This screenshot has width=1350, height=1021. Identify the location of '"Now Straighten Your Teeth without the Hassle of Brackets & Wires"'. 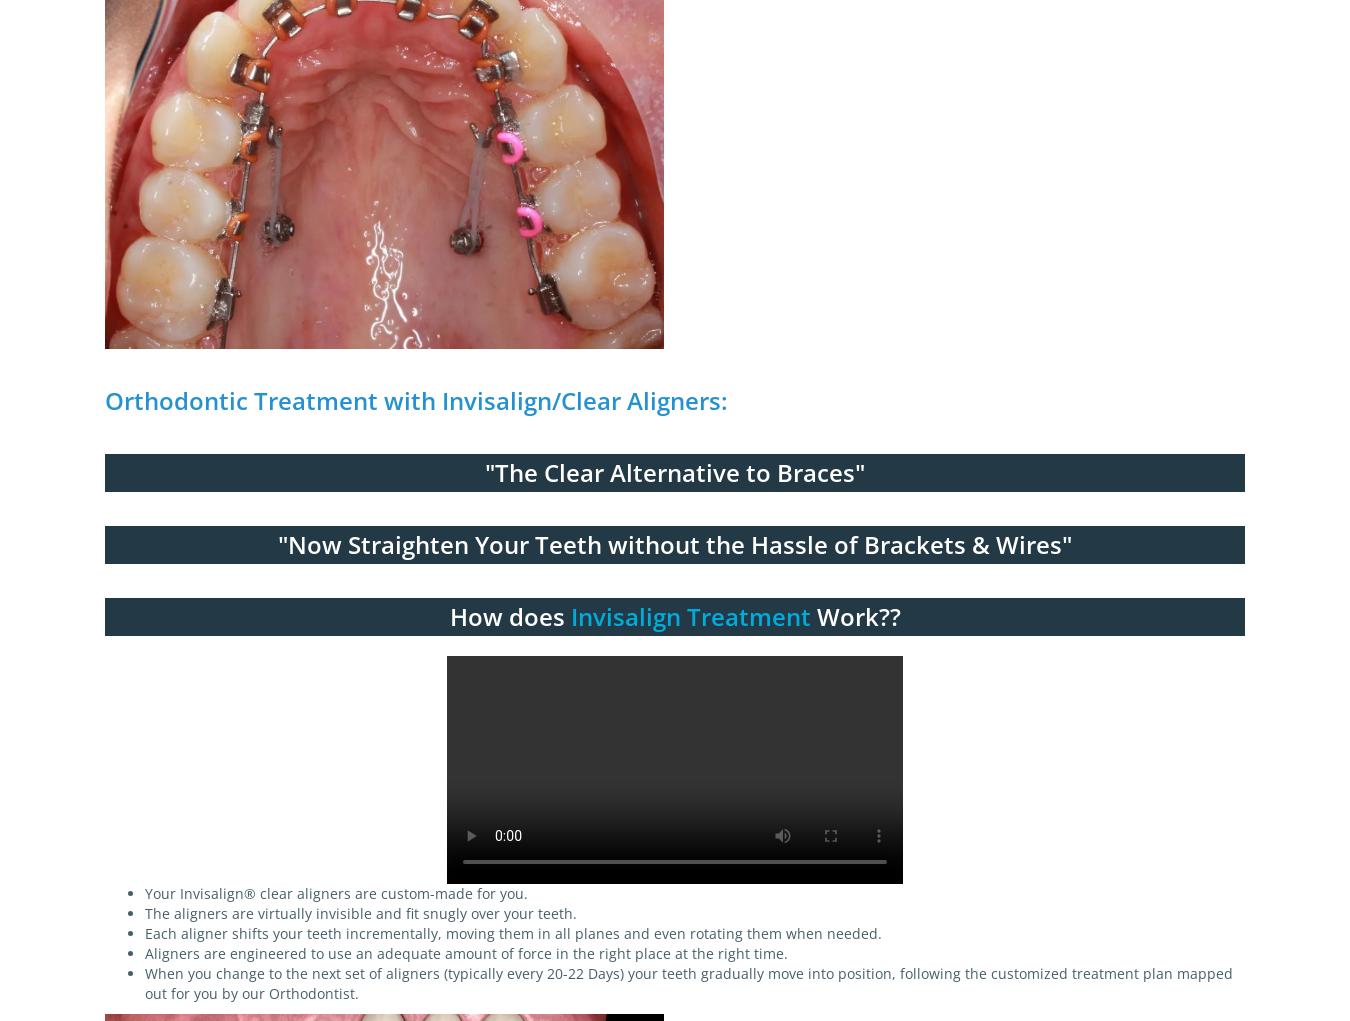
(675, 543).